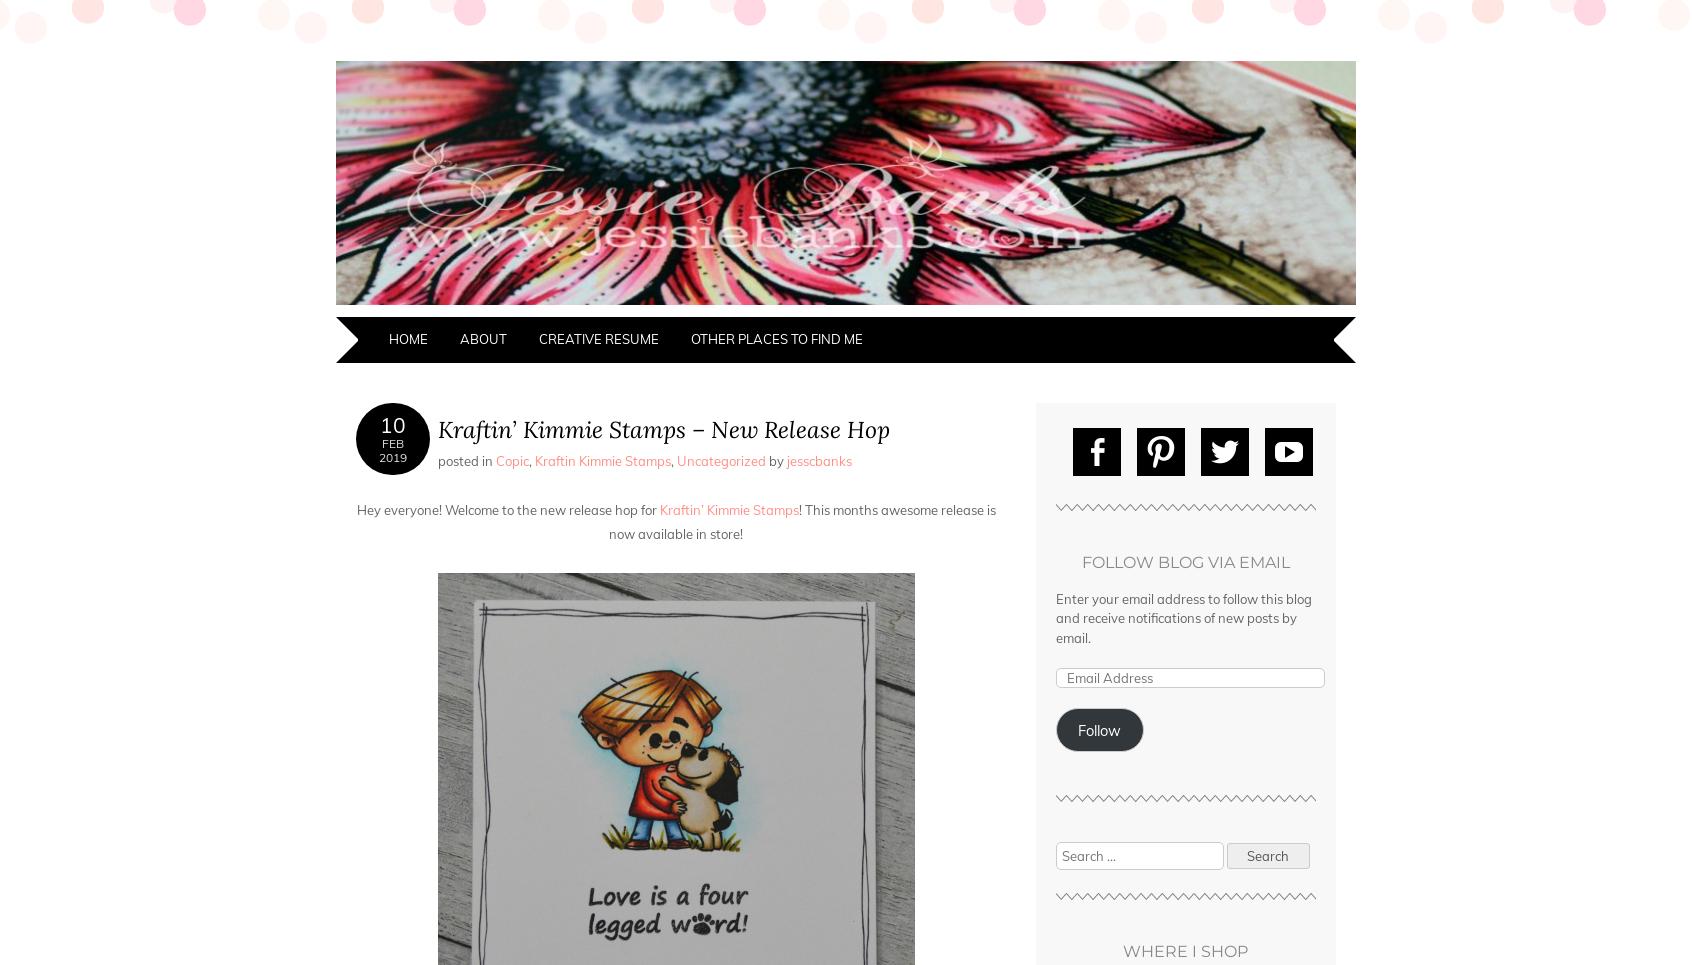  Describe the element at coordinates (655, 510) in the screenshot. I see `'Kraftin’ Kimmie Stamps'` at that location.